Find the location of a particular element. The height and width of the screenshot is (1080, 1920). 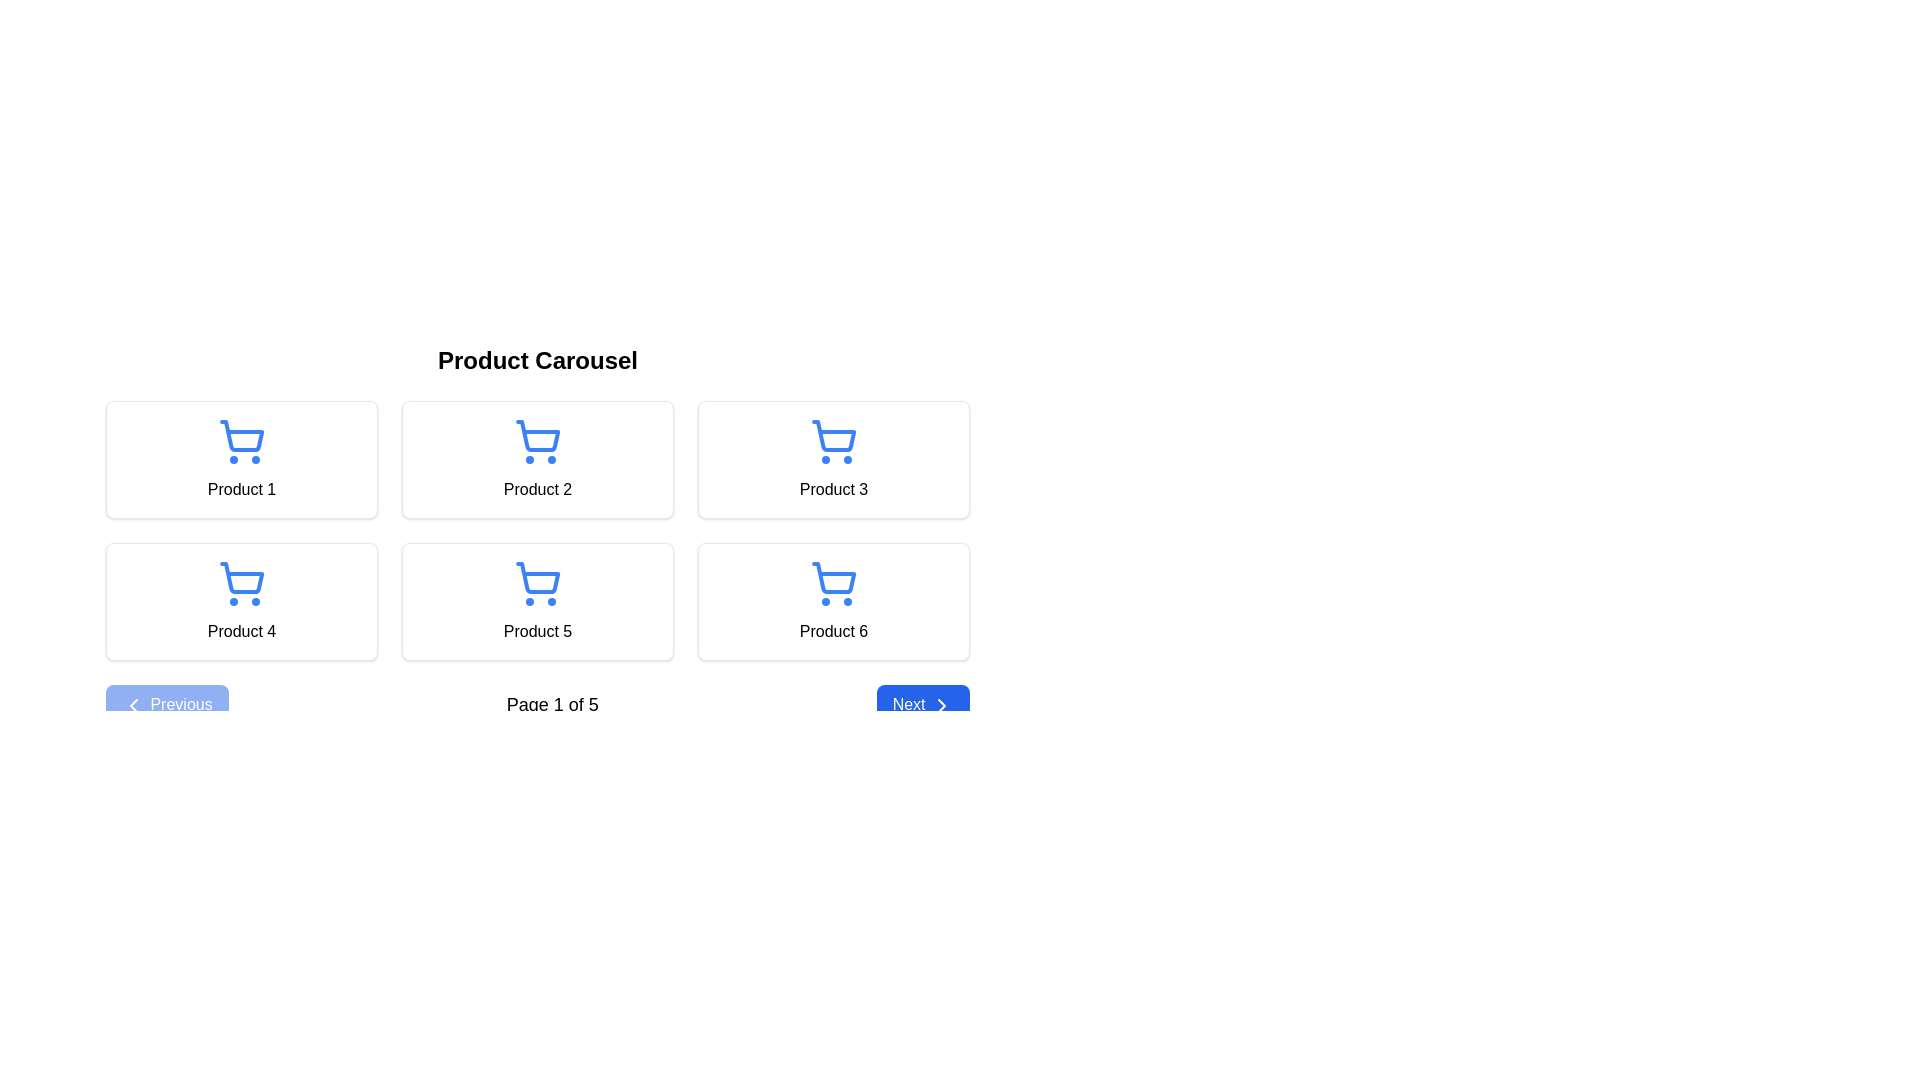

the shopping cart icon located in the second box of the three-column grid labeled 'Product 2' is located at coordinates (537, 441).